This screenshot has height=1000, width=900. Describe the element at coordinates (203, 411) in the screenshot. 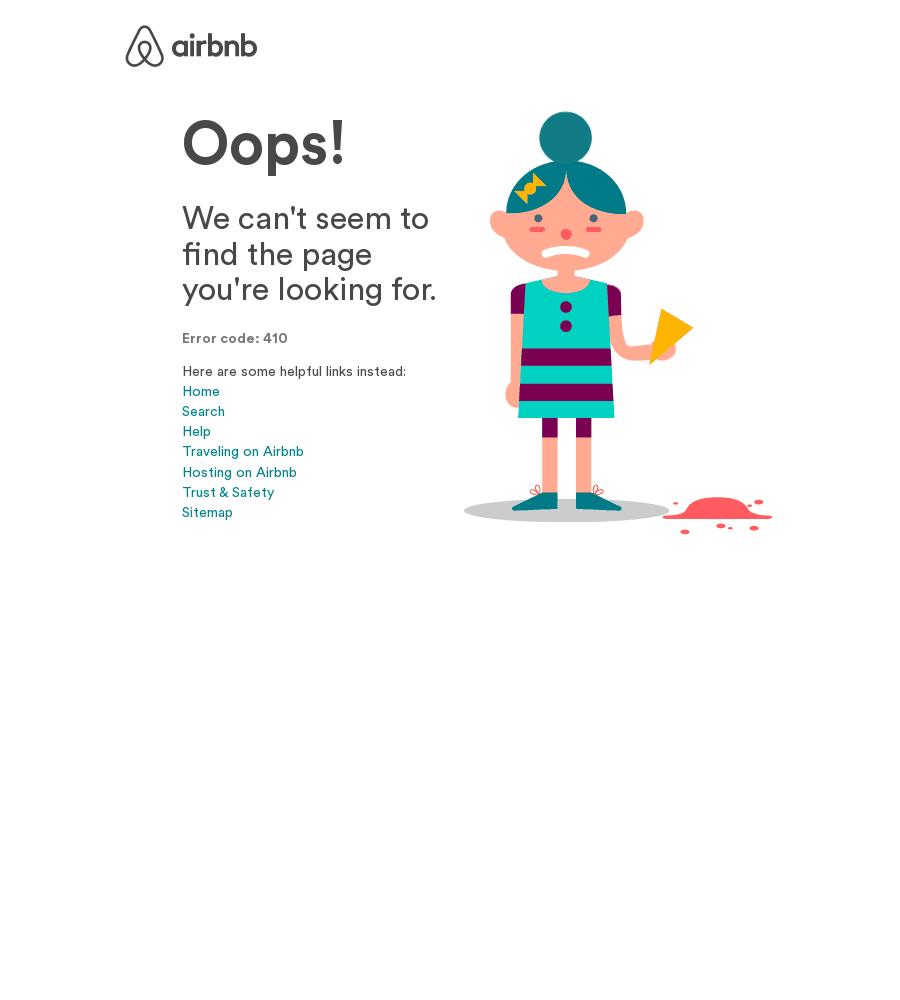

I see `'Search'` at that location.